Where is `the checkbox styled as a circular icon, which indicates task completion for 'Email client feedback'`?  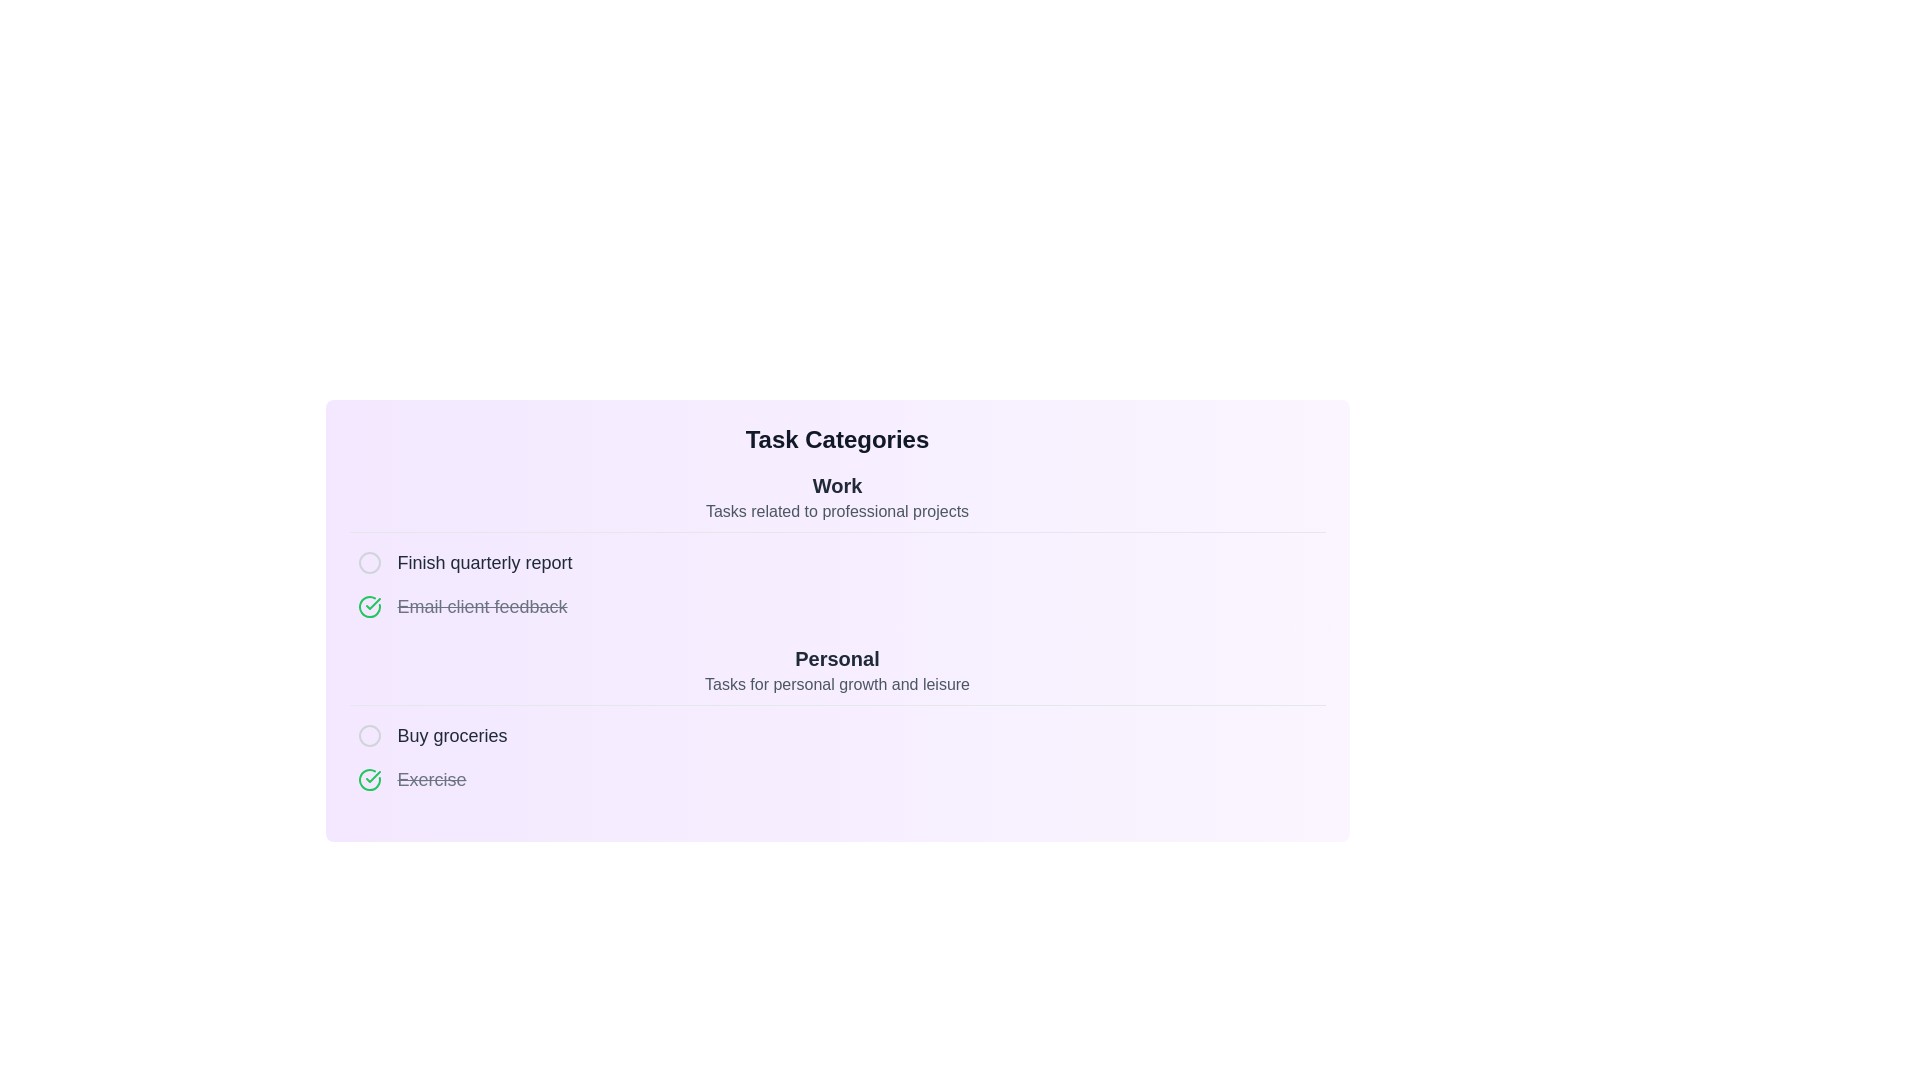
the checkbox styled as a circular icon, which indicates task completion for 'Email client feedback' is located at coordinates (369, 605).